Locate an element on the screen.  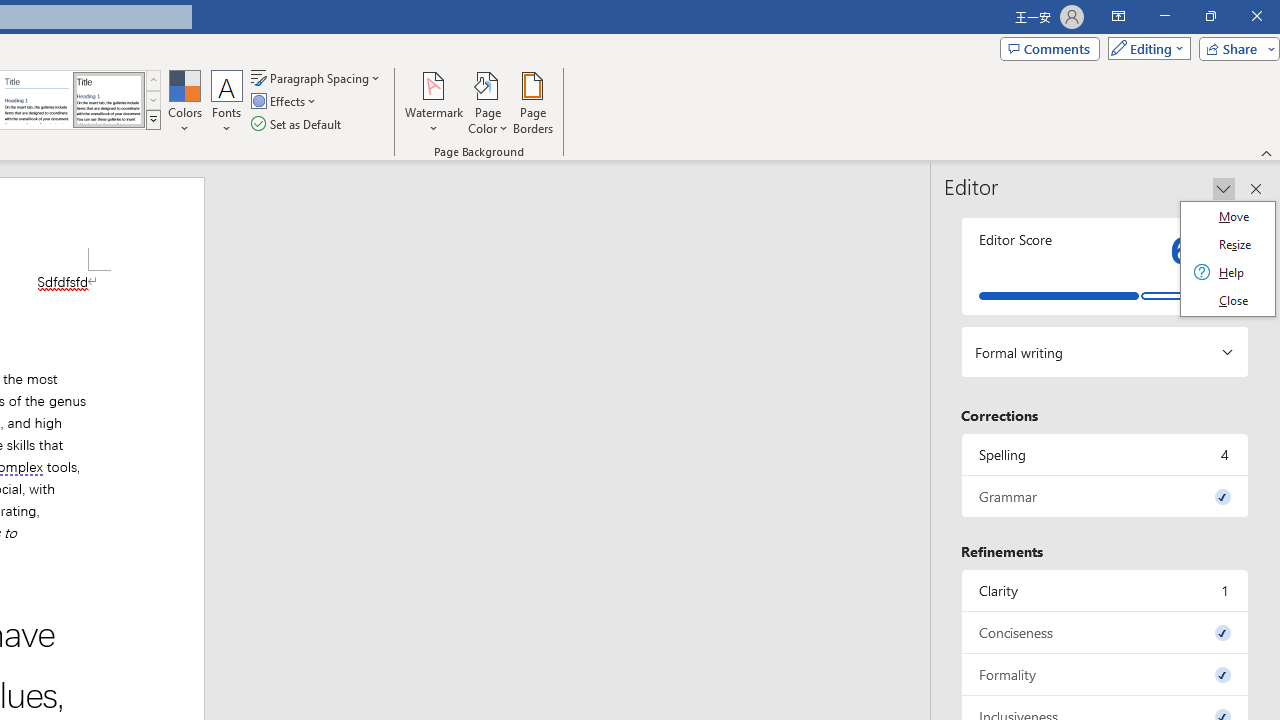
'Fonts' is located at coordinates (227, 103).